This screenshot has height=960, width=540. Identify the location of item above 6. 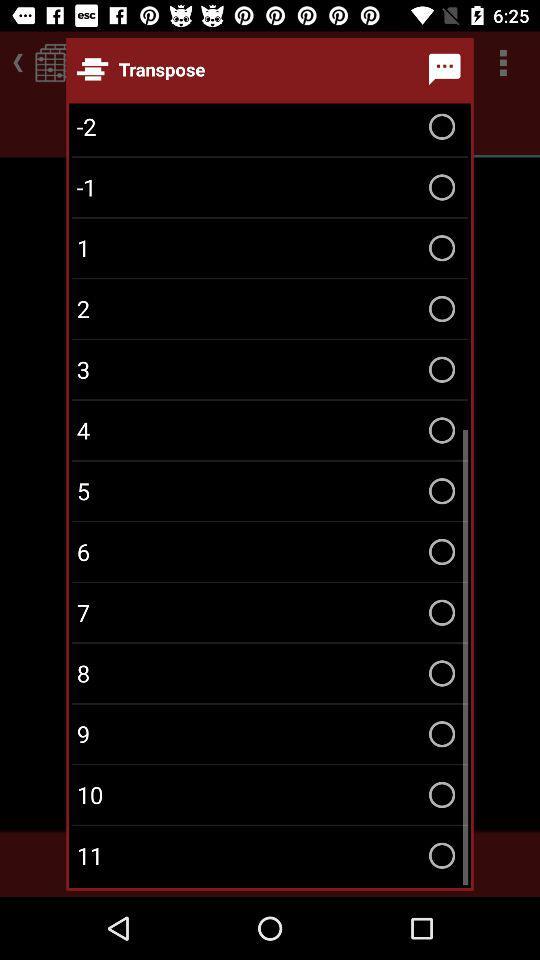
(270, 490).